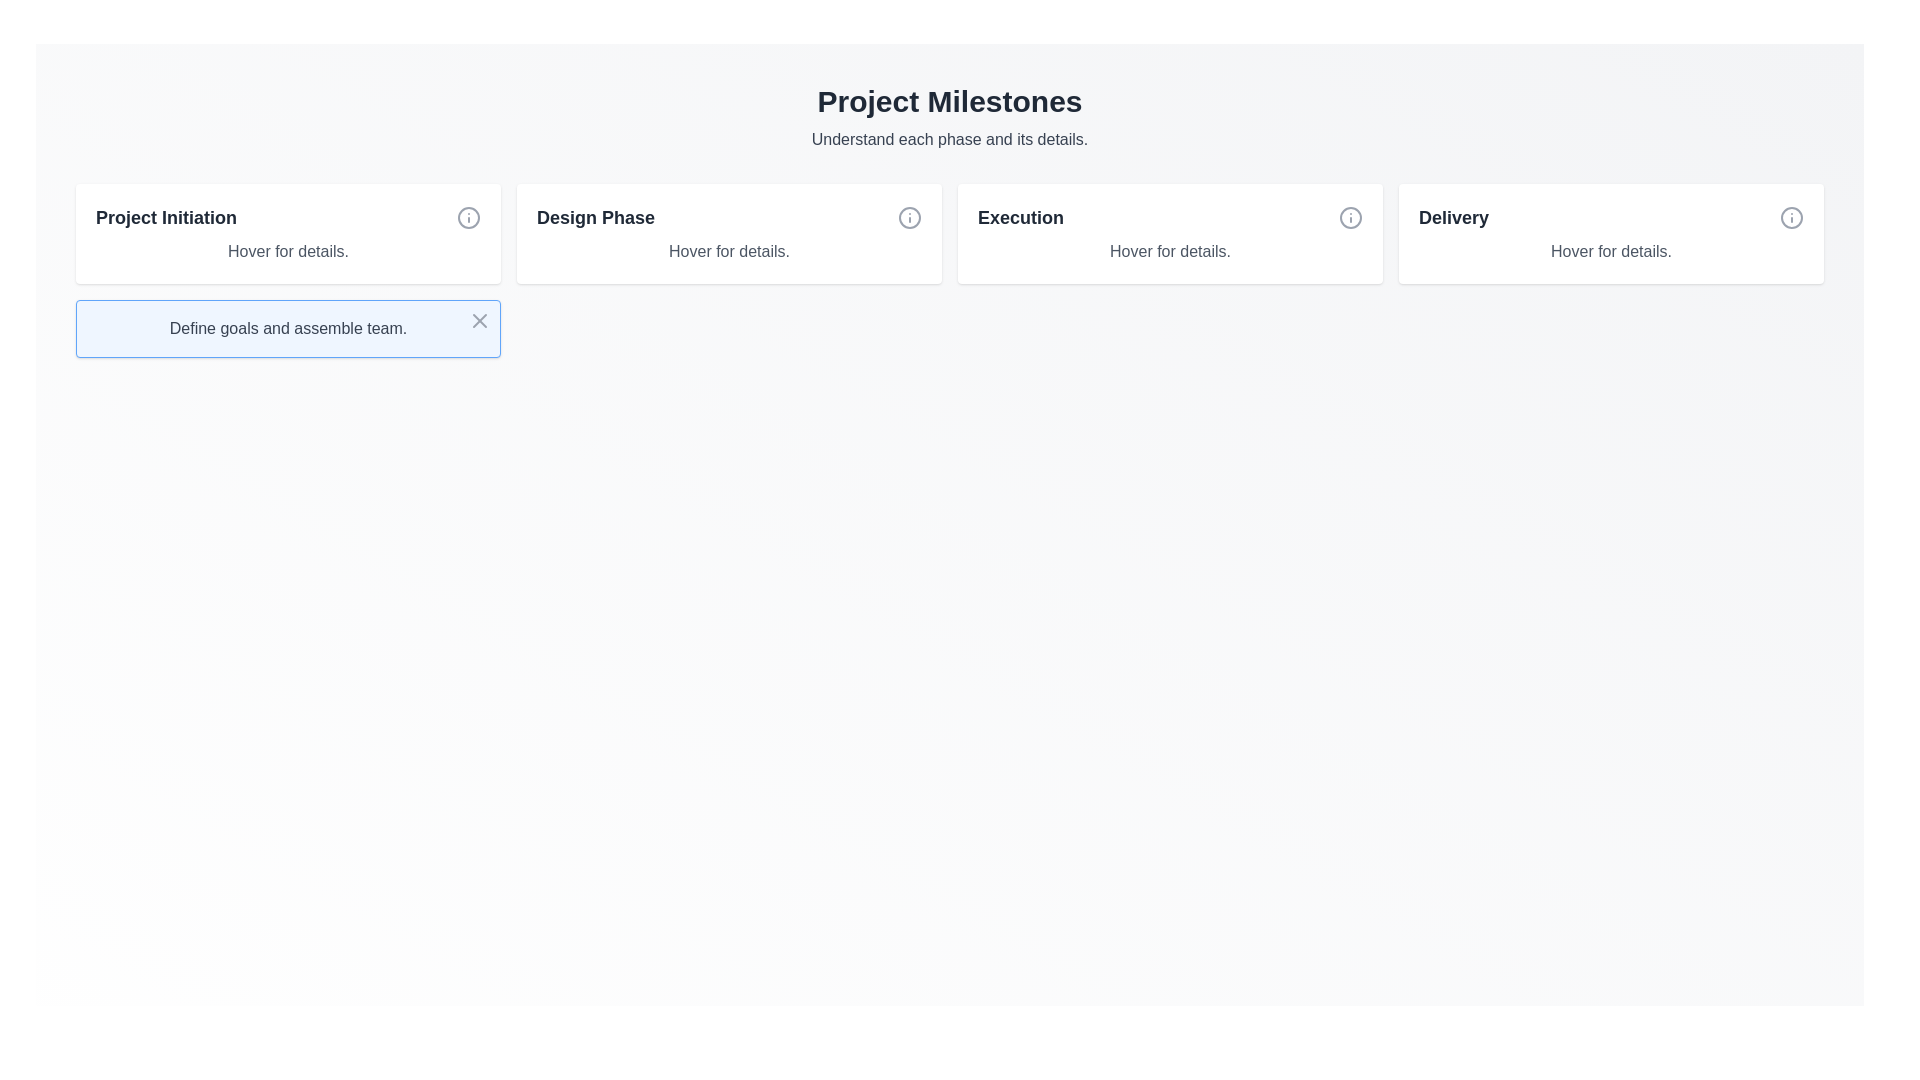 This screenshot has width=1920, height=1080. Describe the element at coordinates (1170, 250) in the screenshot. I see `the Text label providing instructions under the title 'Execution' in the third box of the four-column layout describing 'Project Milestones'` at that location.